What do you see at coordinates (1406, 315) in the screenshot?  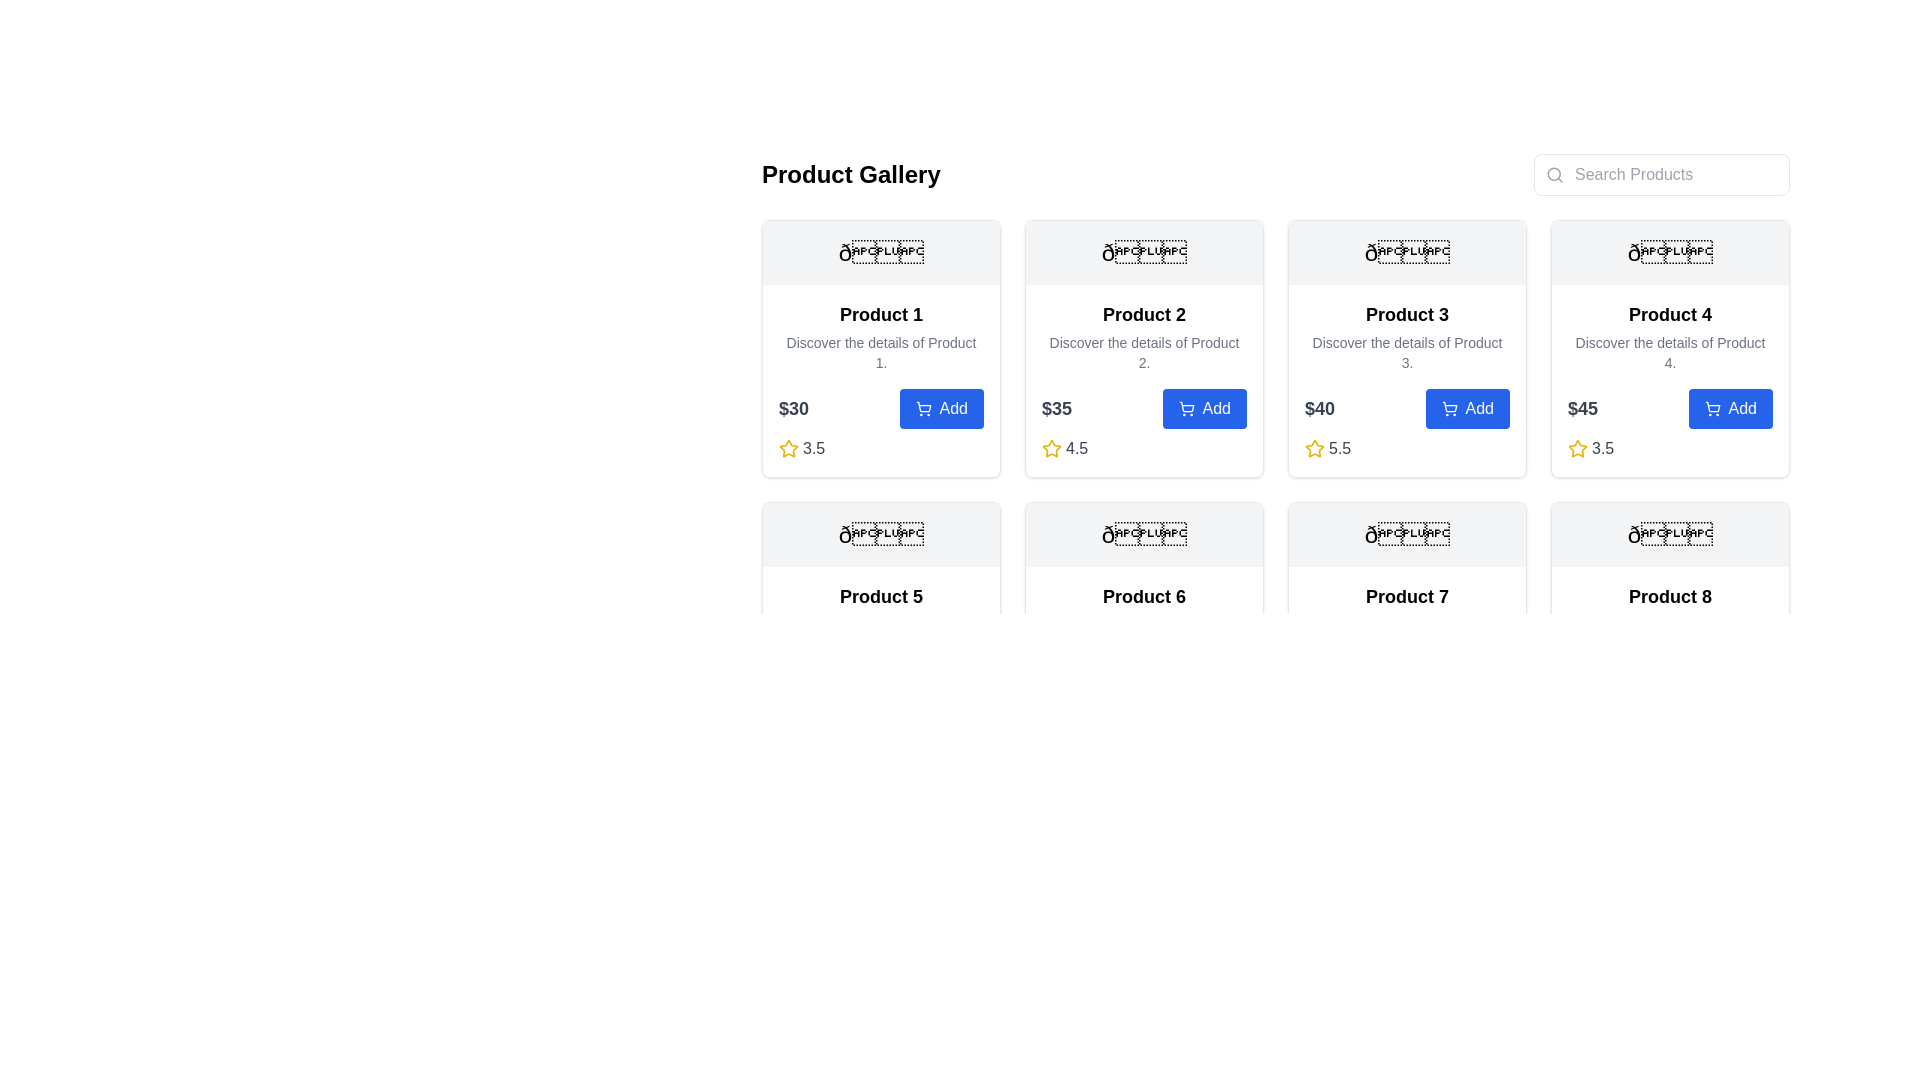 I see `the bold text label/header that displays 'Product 3', which is centrally placed in the third card of the grid layout` at bounding box center [1406, 315].